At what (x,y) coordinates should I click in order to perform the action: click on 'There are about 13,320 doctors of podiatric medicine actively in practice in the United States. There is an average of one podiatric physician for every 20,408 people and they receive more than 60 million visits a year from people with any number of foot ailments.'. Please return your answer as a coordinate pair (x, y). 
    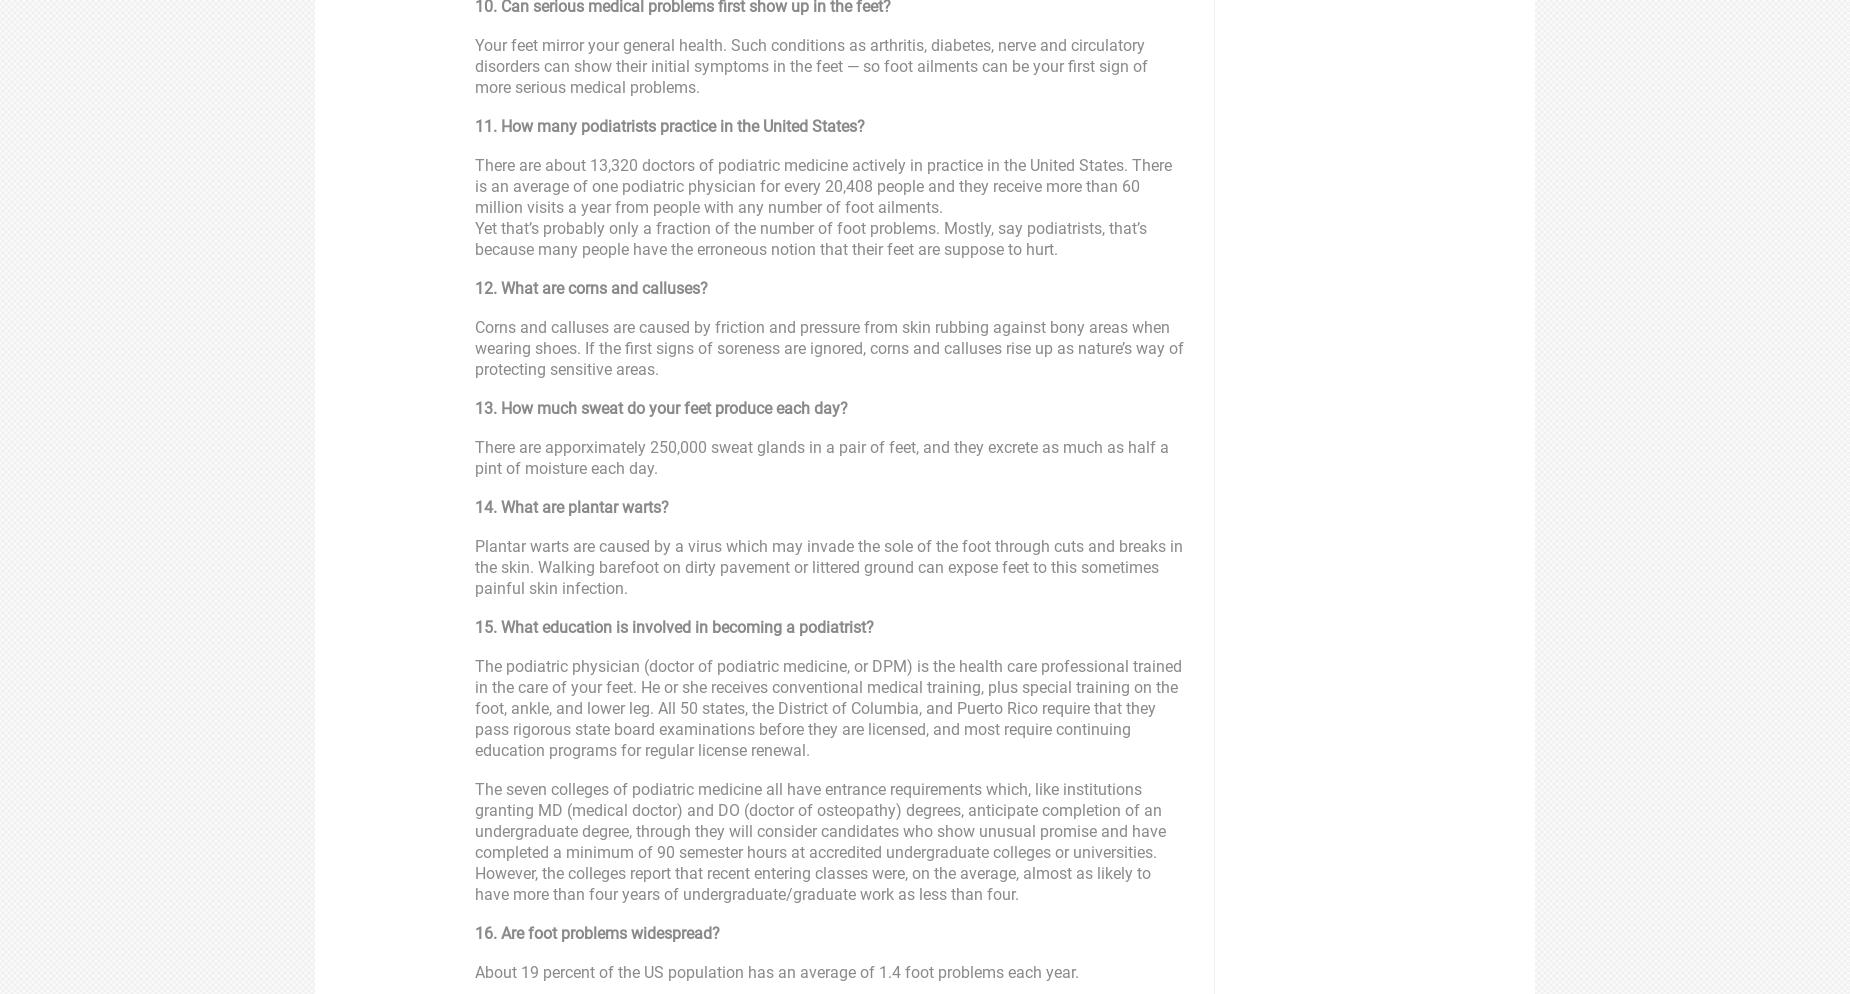
    Looking at the image, I should click on (475, 185).